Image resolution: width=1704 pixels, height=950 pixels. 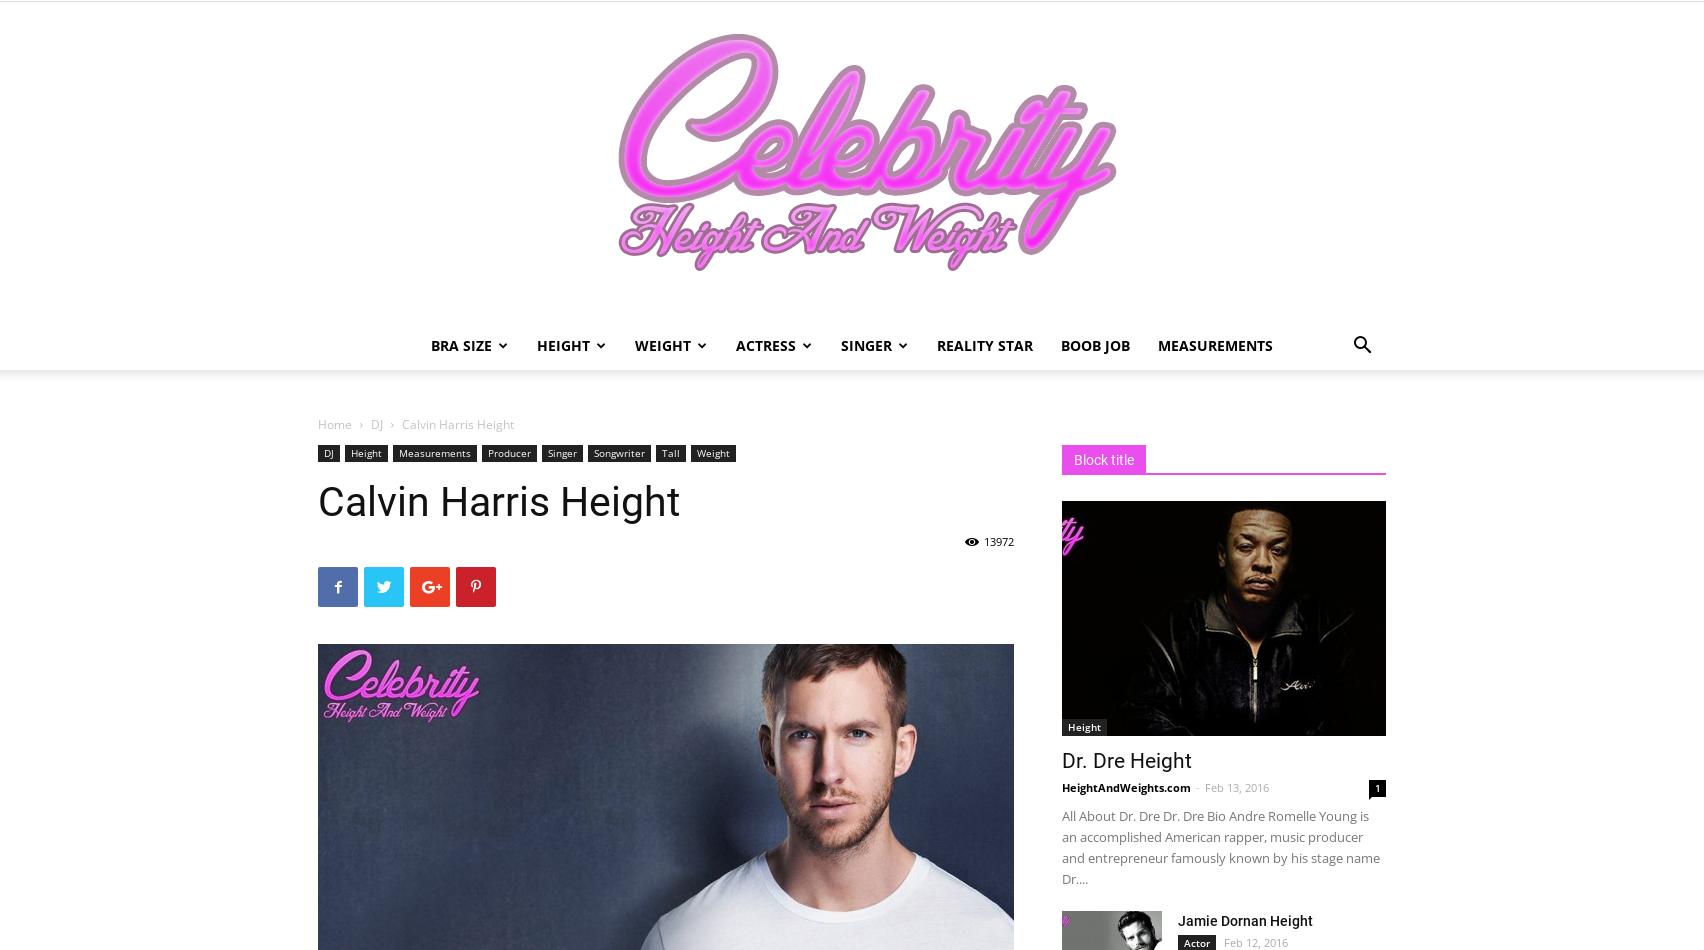 I want to click on 'Feb 13, 2016', so click(x=1235, y=786).